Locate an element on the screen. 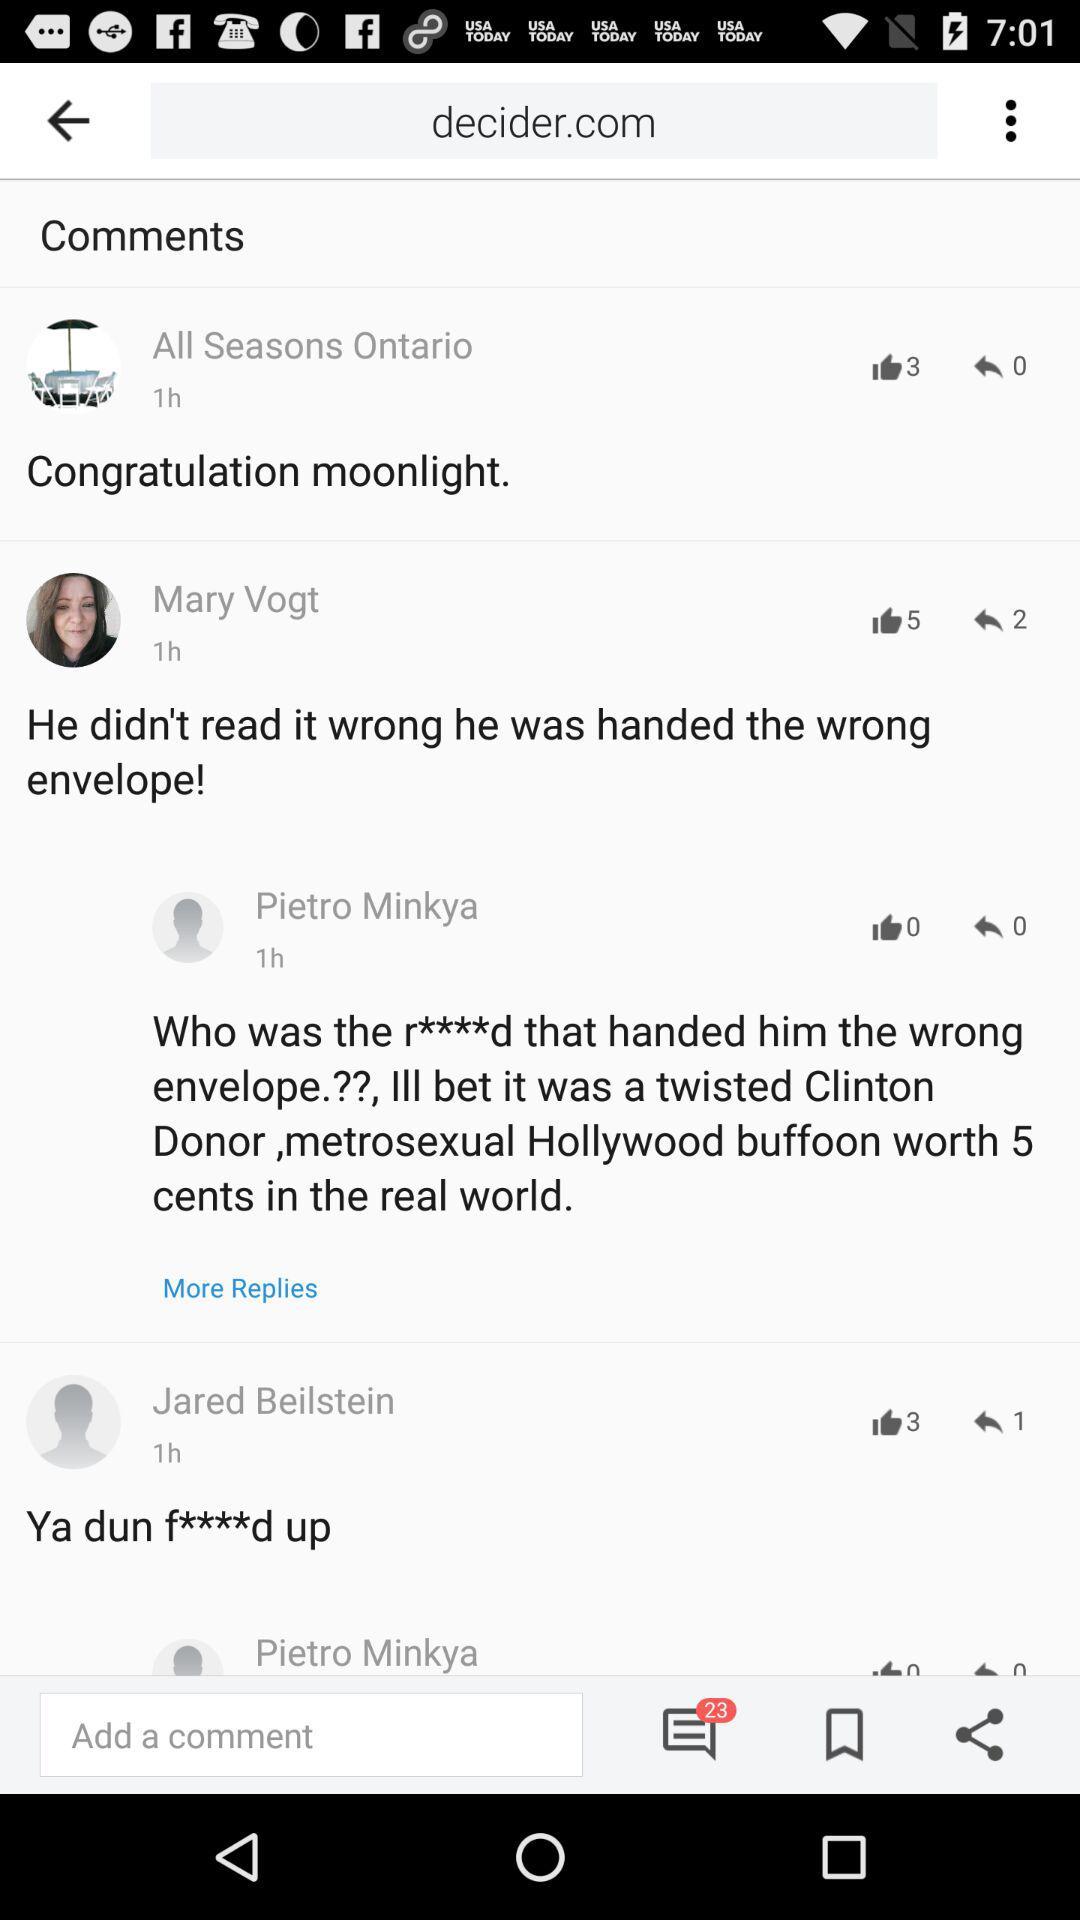 The height and width of the screenshot is (1920, 1080). shareing icone is located at coordinates (971, 1733).